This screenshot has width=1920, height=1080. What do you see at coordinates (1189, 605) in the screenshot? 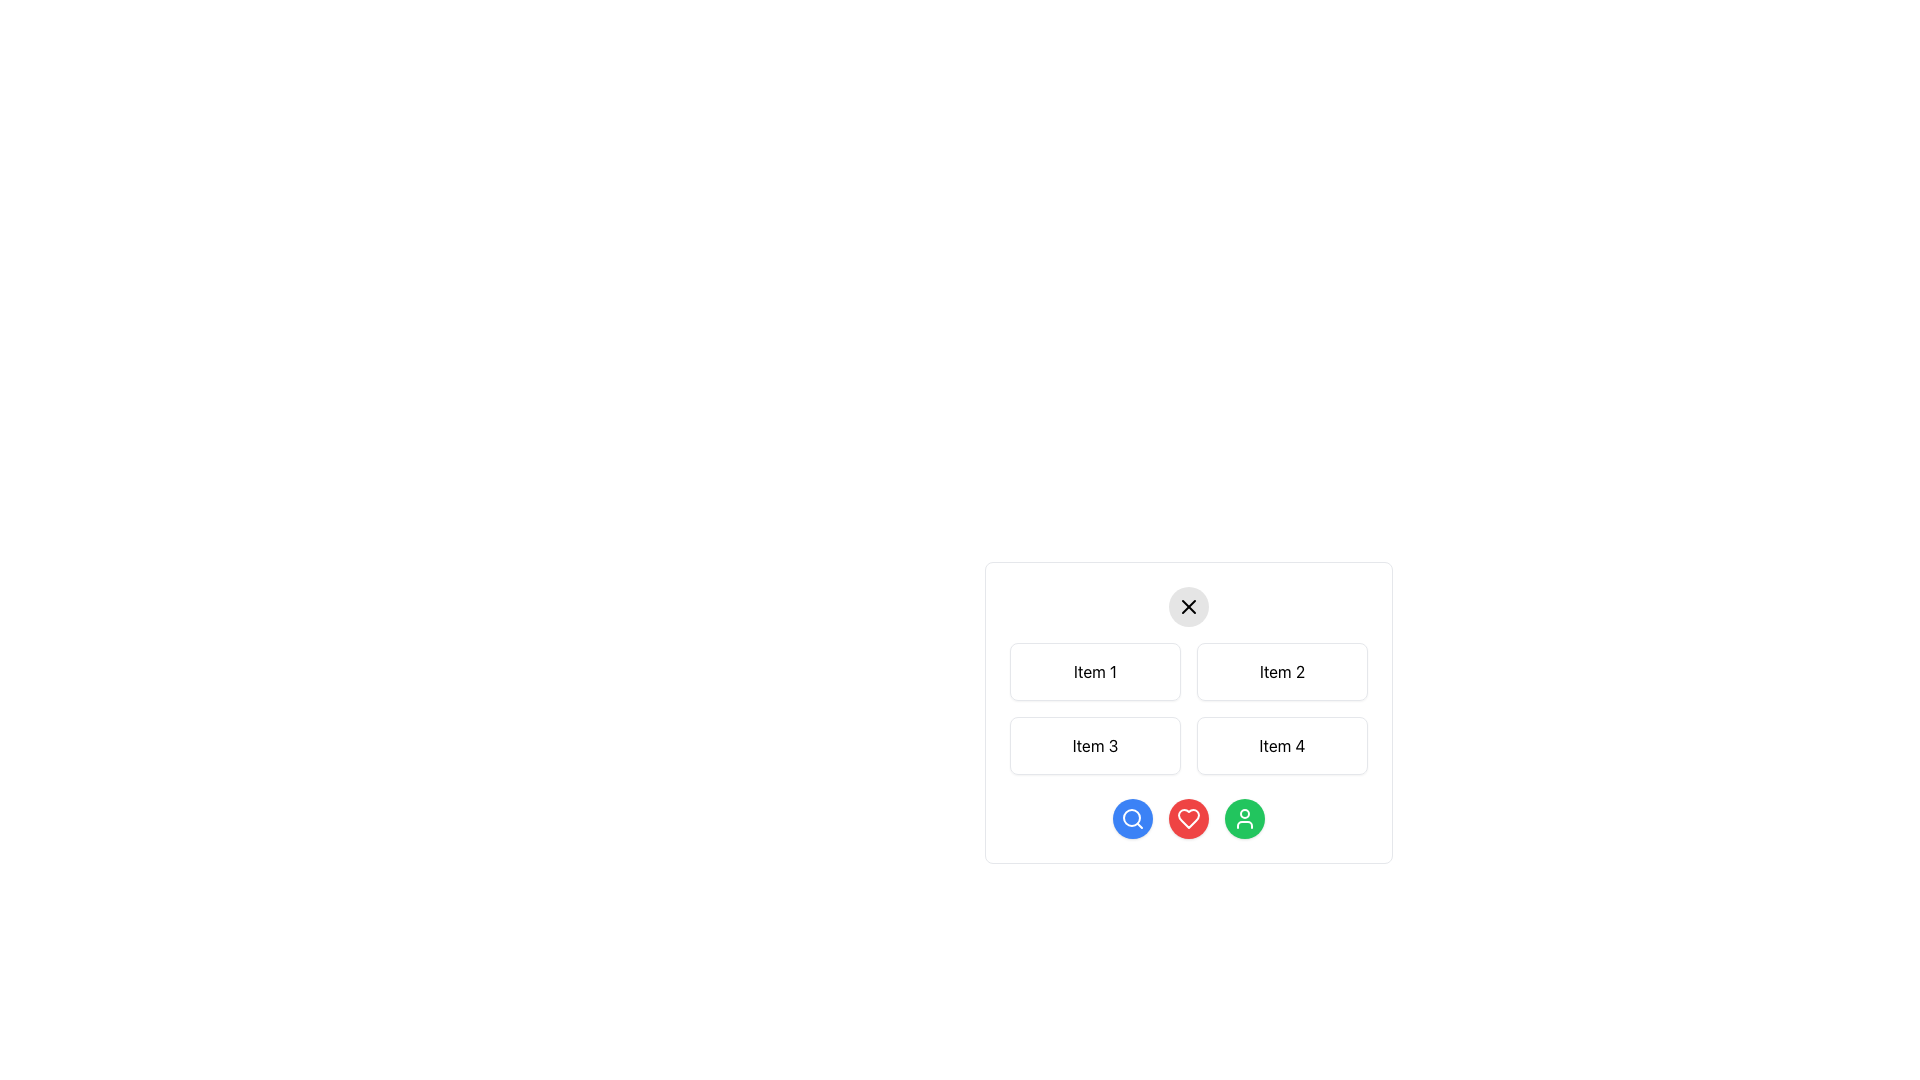
I see `the decorative close icon located at the center of a circular button above the grid of labeled buttons ('Item 1' to 'Item 4')` at bounding box center [1189, 605].